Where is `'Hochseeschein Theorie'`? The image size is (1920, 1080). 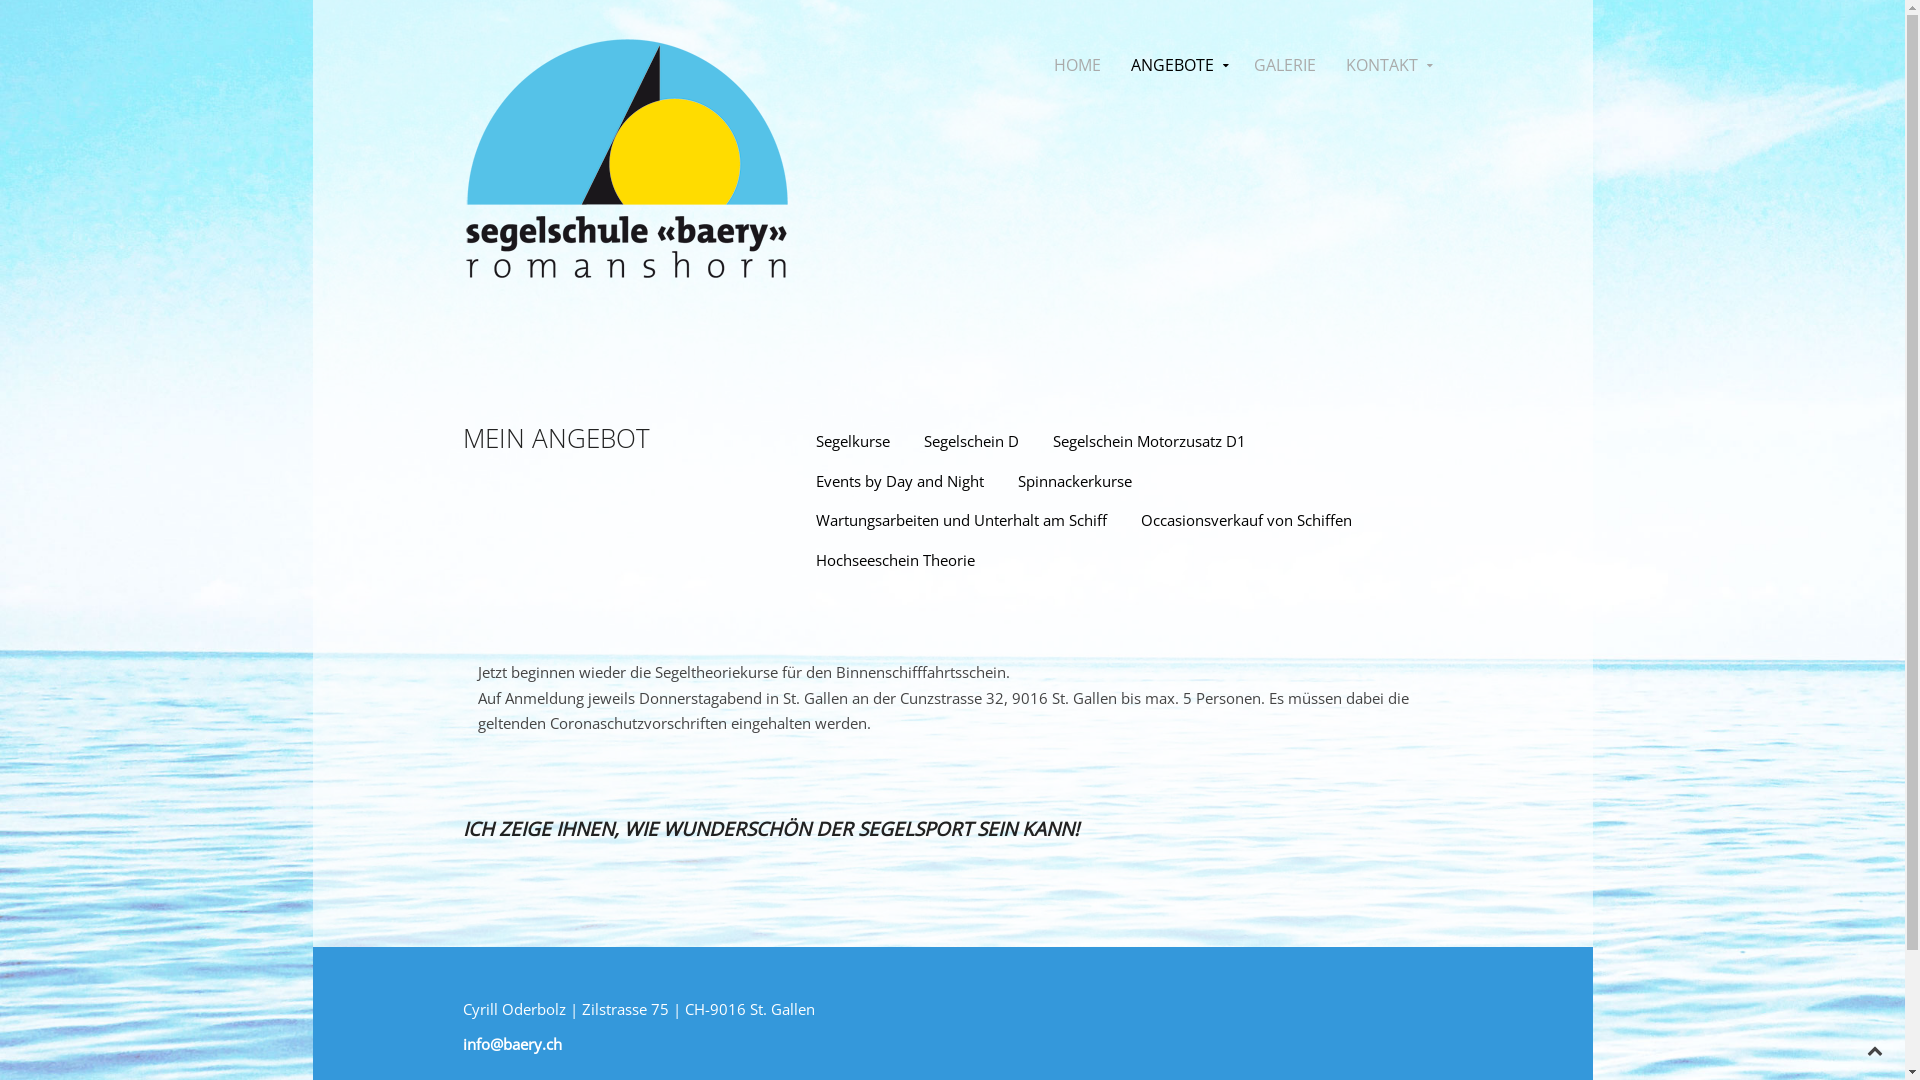
'Hochseeschein Theorie' is located at coordinates (894, 559).